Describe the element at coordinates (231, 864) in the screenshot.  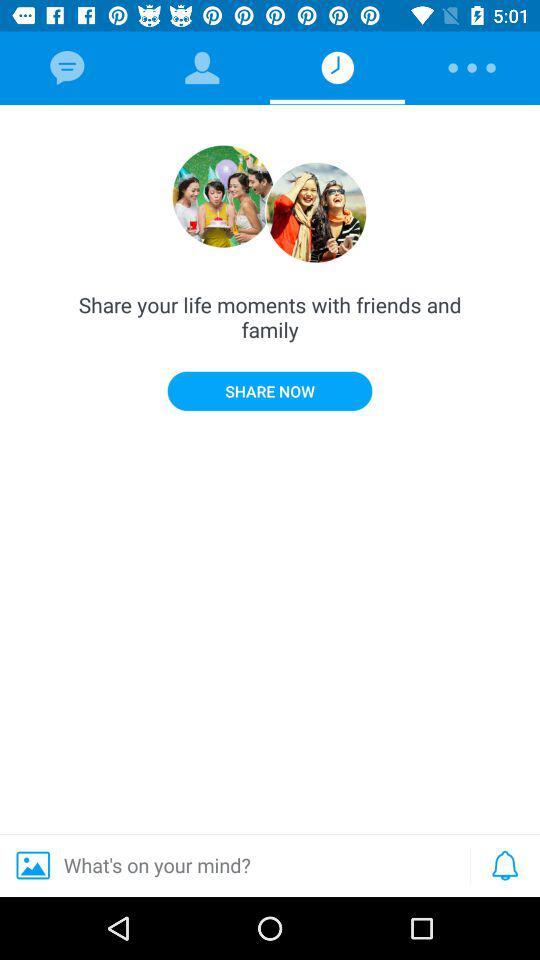
I see `the item below share now` at that location.